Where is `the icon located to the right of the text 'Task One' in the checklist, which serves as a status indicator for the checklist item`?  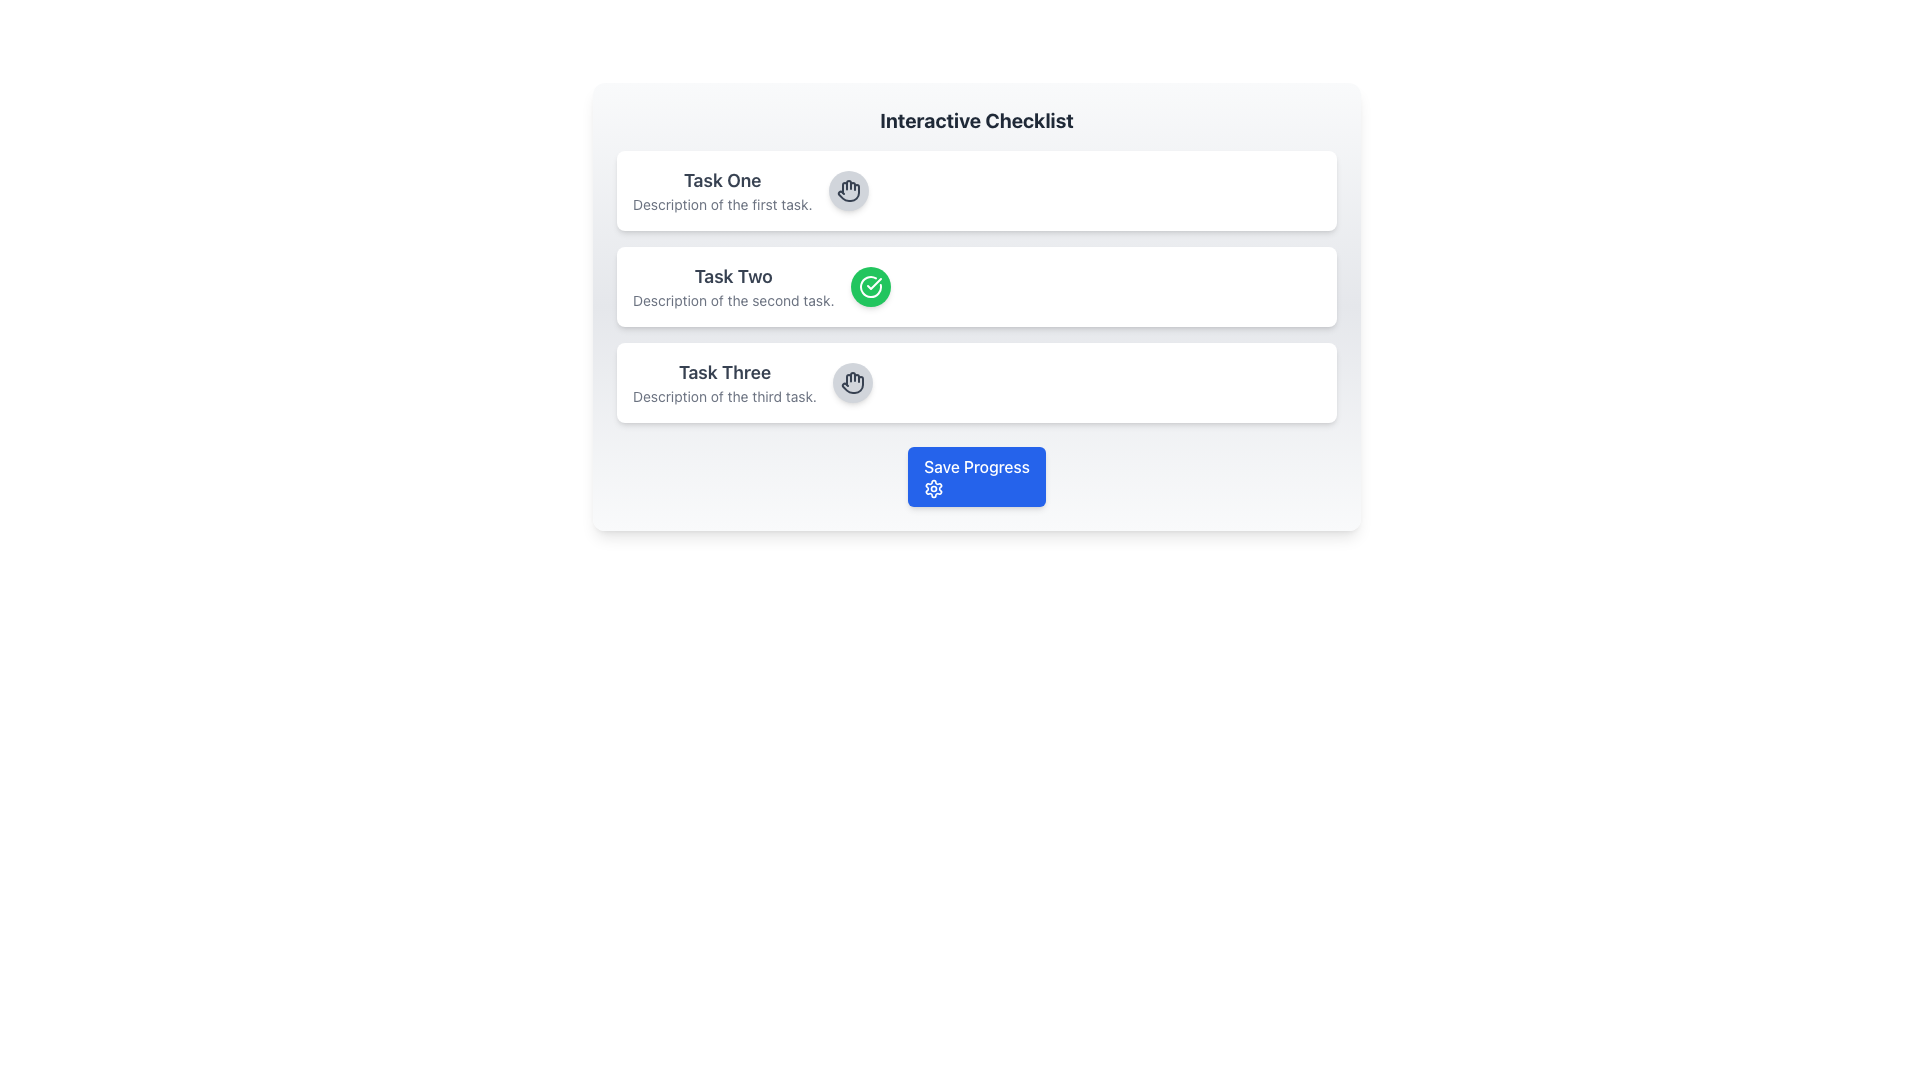
the icon located to the right of the text 'Task One' in the checklist, which serves as a status indicator for the checklist item is located at coordinates (853, 382).